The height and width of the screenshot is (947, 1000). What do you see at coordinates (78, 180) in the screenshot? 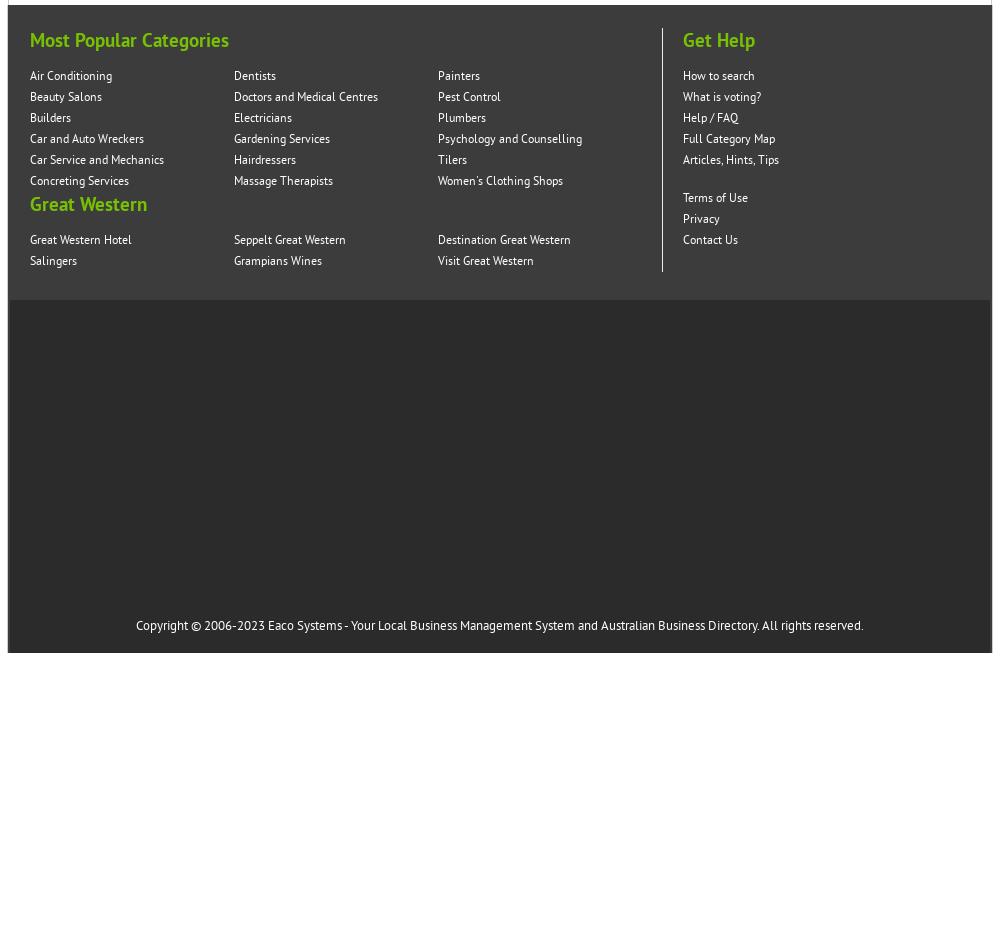
I see `'Concreting Services'` at bounding box center [78, 180].